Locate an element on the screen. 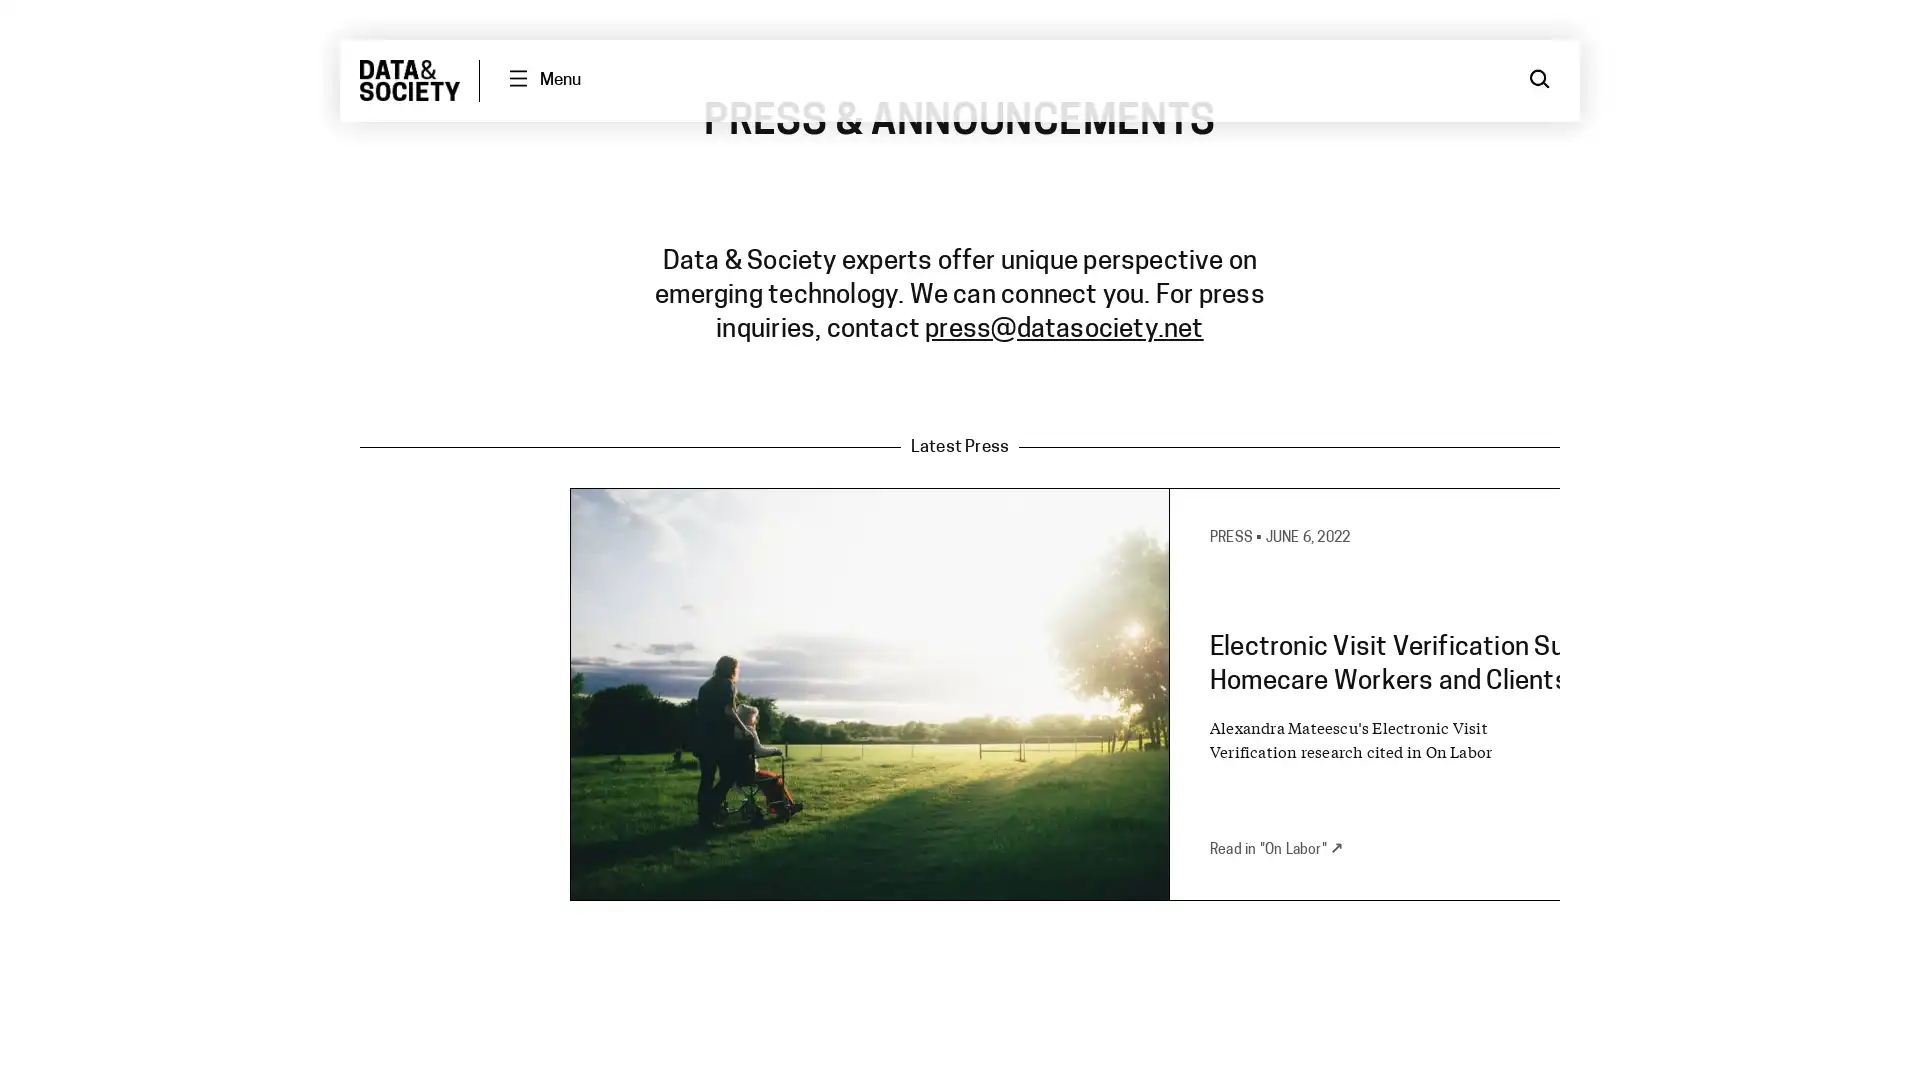 The width and height of the screenshot is (1920, 1080). Search is located at coordinates (1539, 79).